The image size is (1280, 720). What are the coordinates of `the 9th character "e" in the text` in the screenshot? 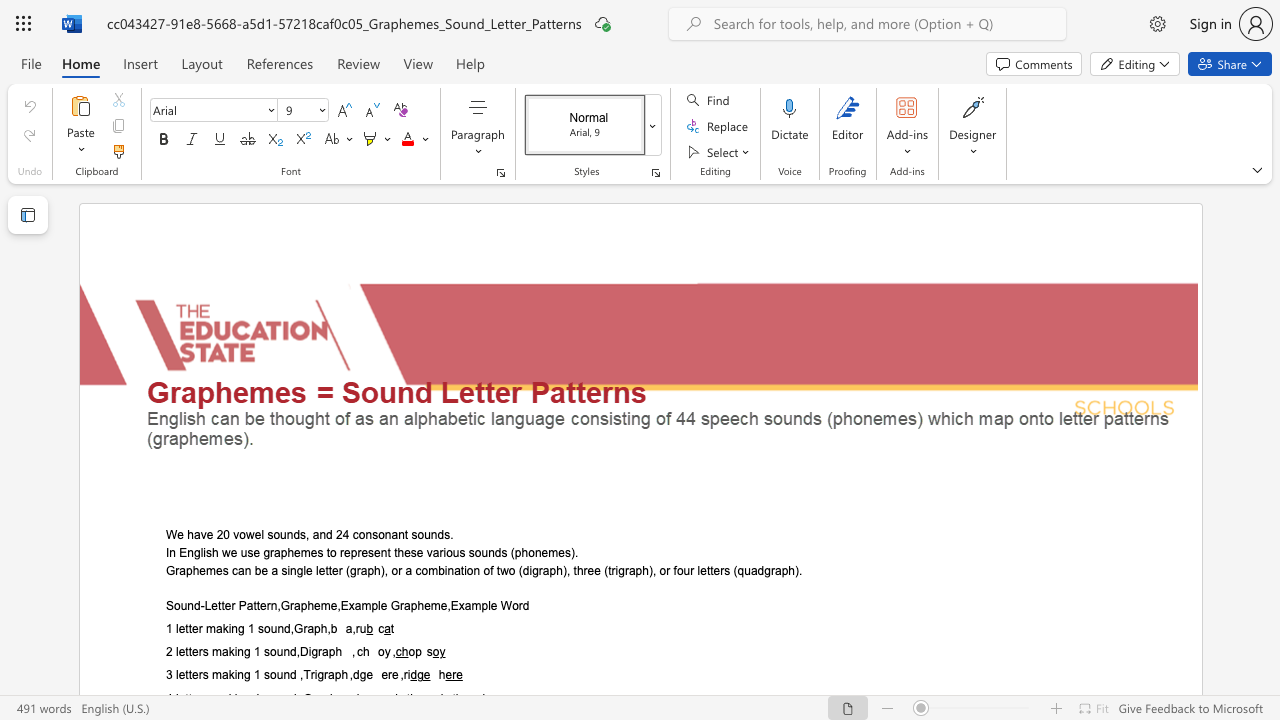 It's located at (494, 605).